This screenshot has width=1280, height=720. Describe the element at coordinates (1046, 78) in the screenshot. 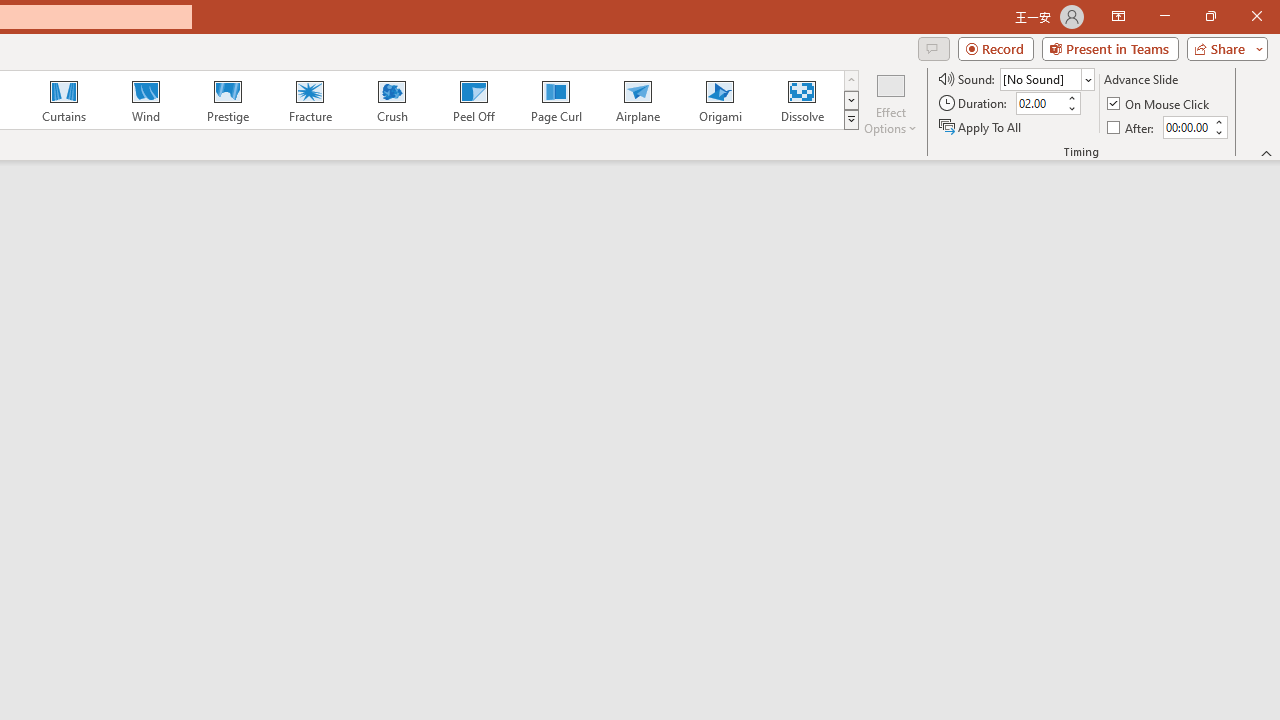

I see `'Sound'` at that location.